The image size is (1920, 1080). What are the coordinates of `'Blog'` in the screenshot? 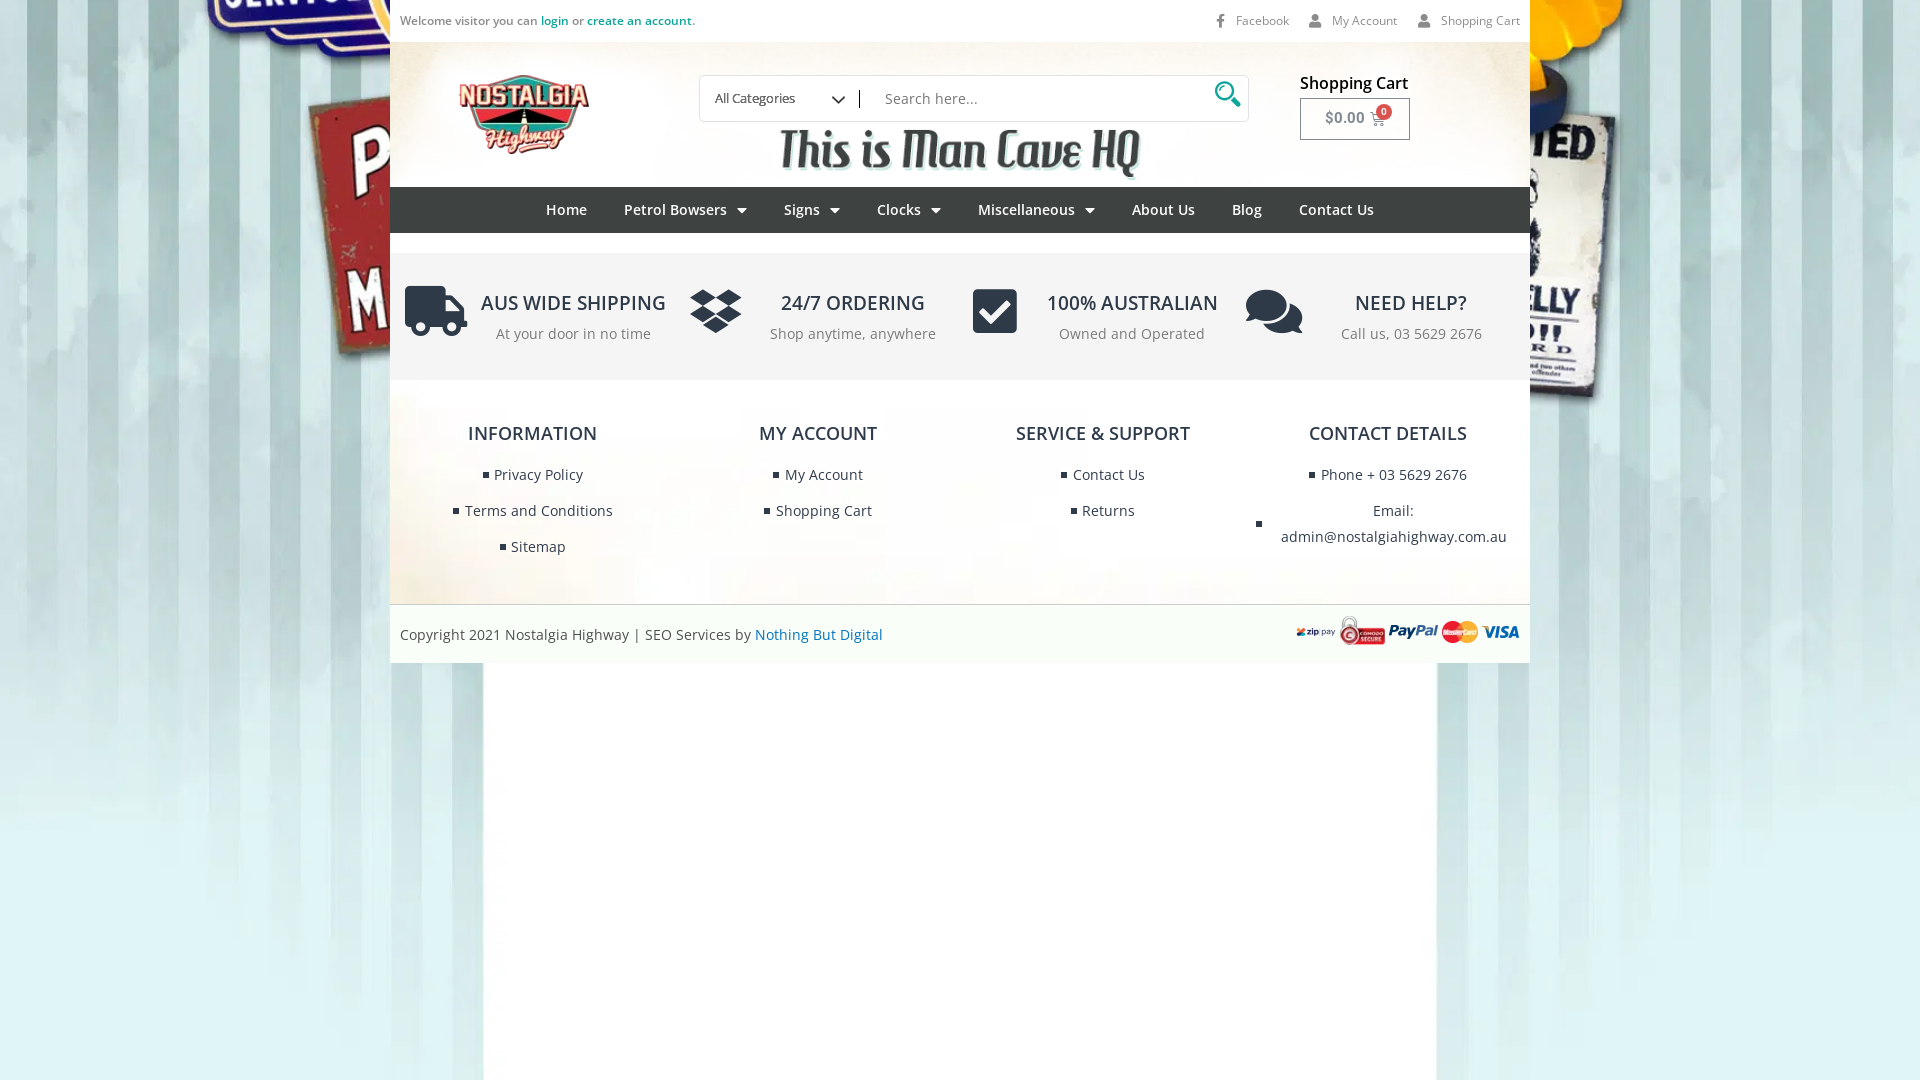 It's located at (1246, 209).